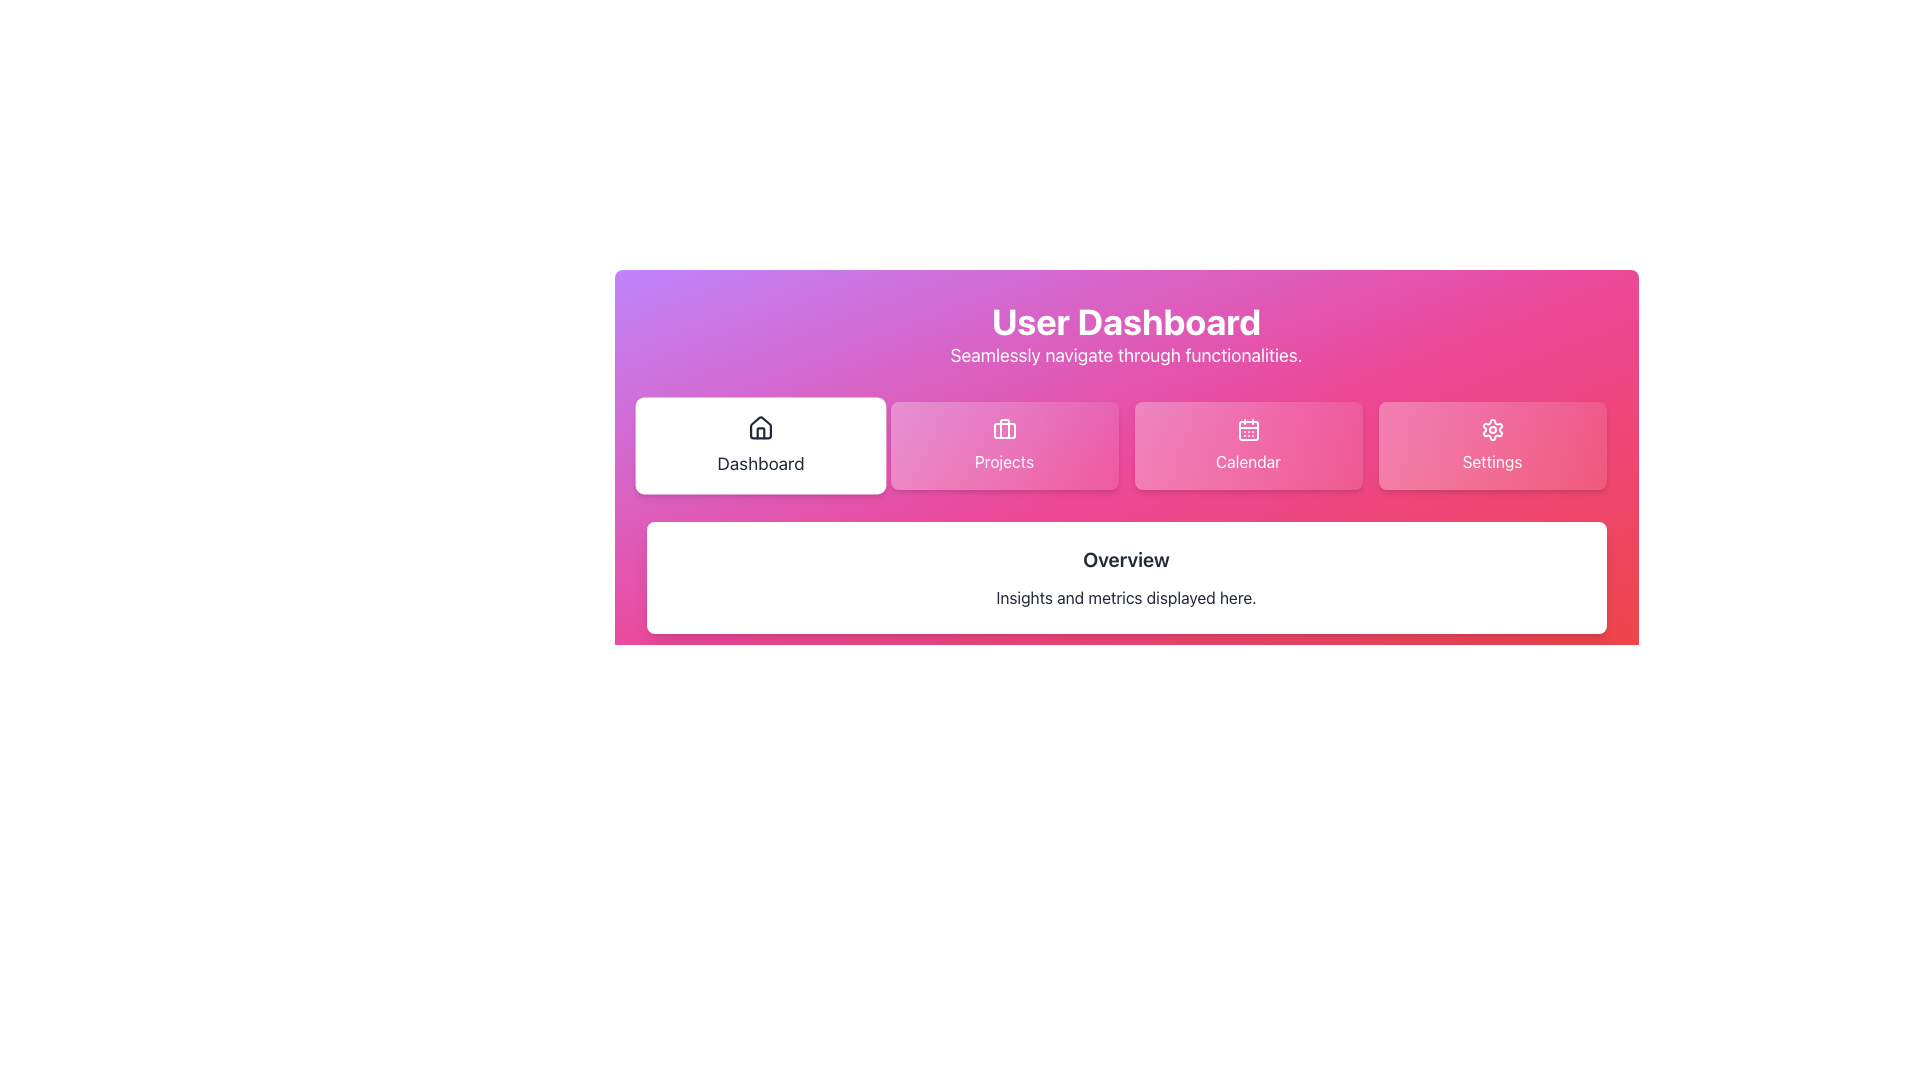  What do you see at coordinates (1004, 445) in the screenshot?
I see `the button with a pink gradient background featuring a briefcase icon and the text 'Projects' to observe any hover-based effects` at bounding box center [1004, 445].